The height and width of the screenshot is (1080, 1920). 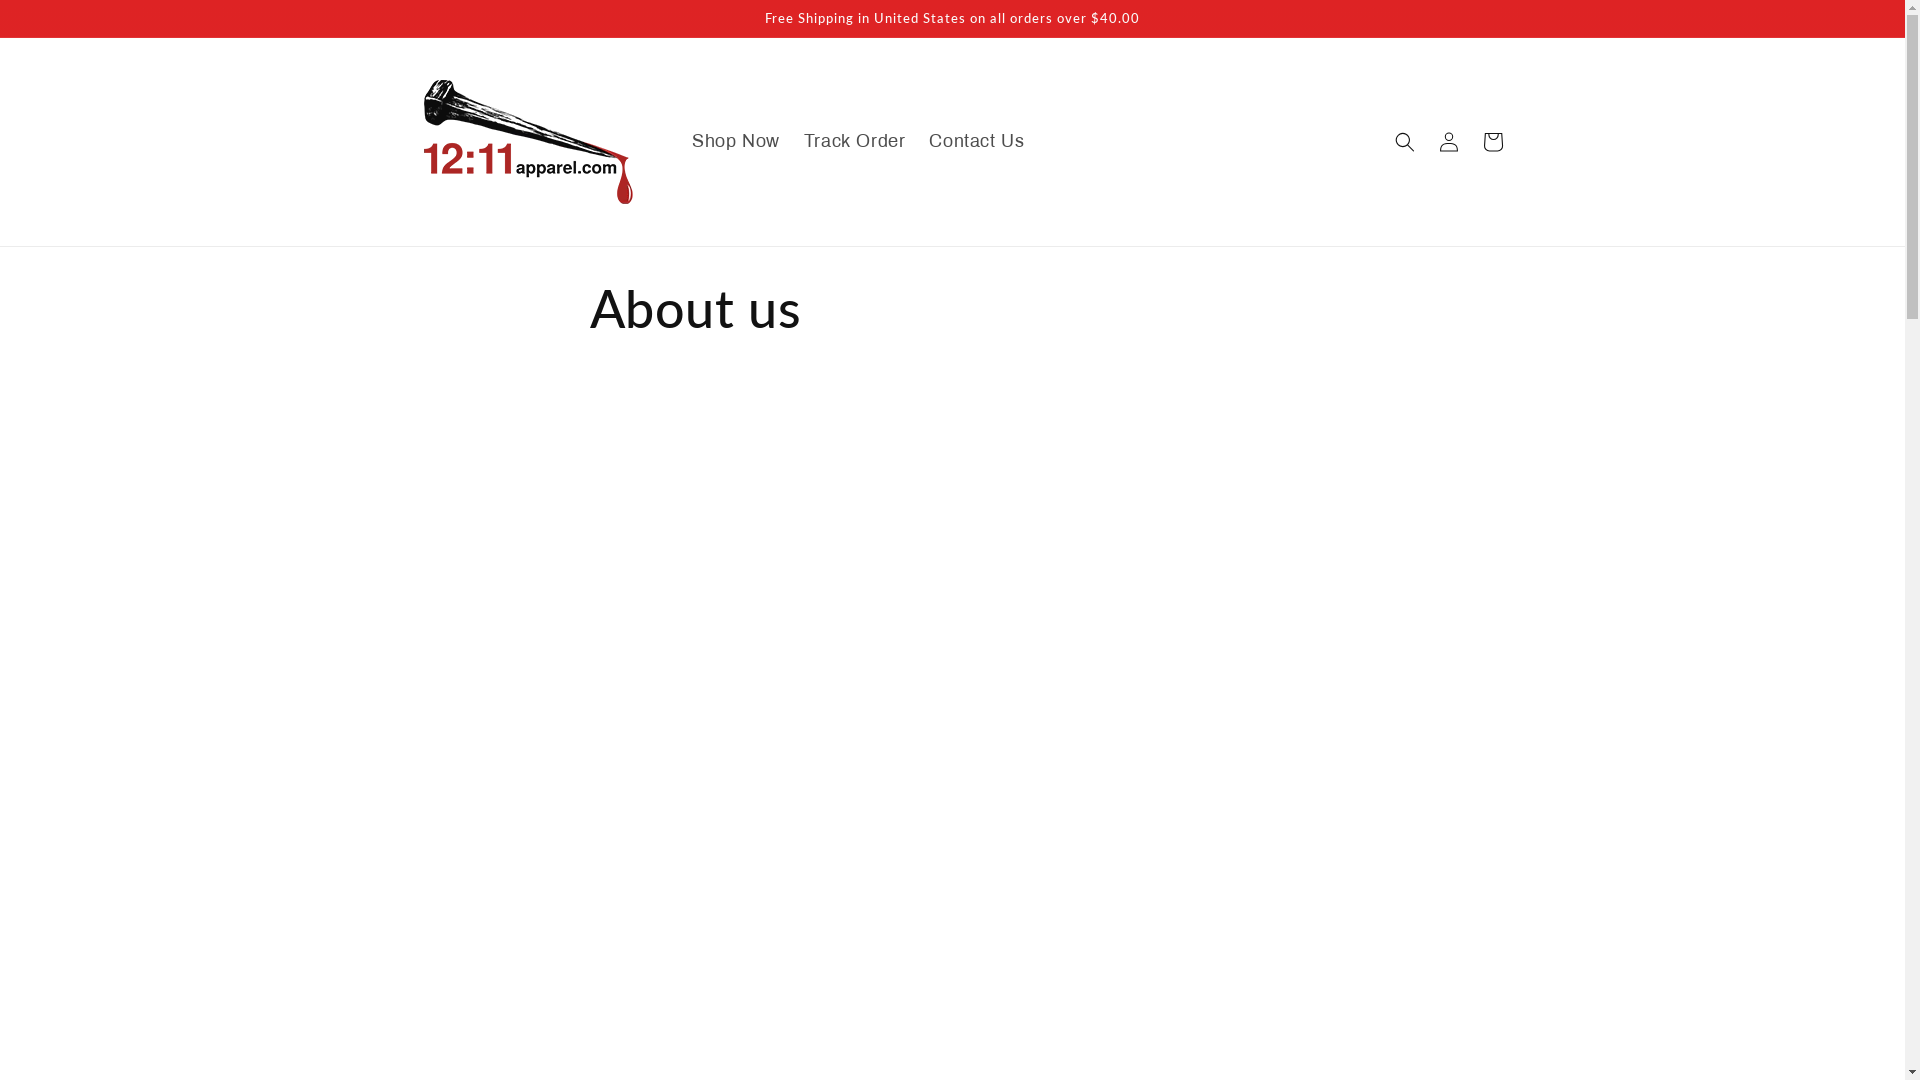 What do you see at coordinates (734, 140) in the screenshot?
I see `'Shop Now'` at bounding box center [734, 140].